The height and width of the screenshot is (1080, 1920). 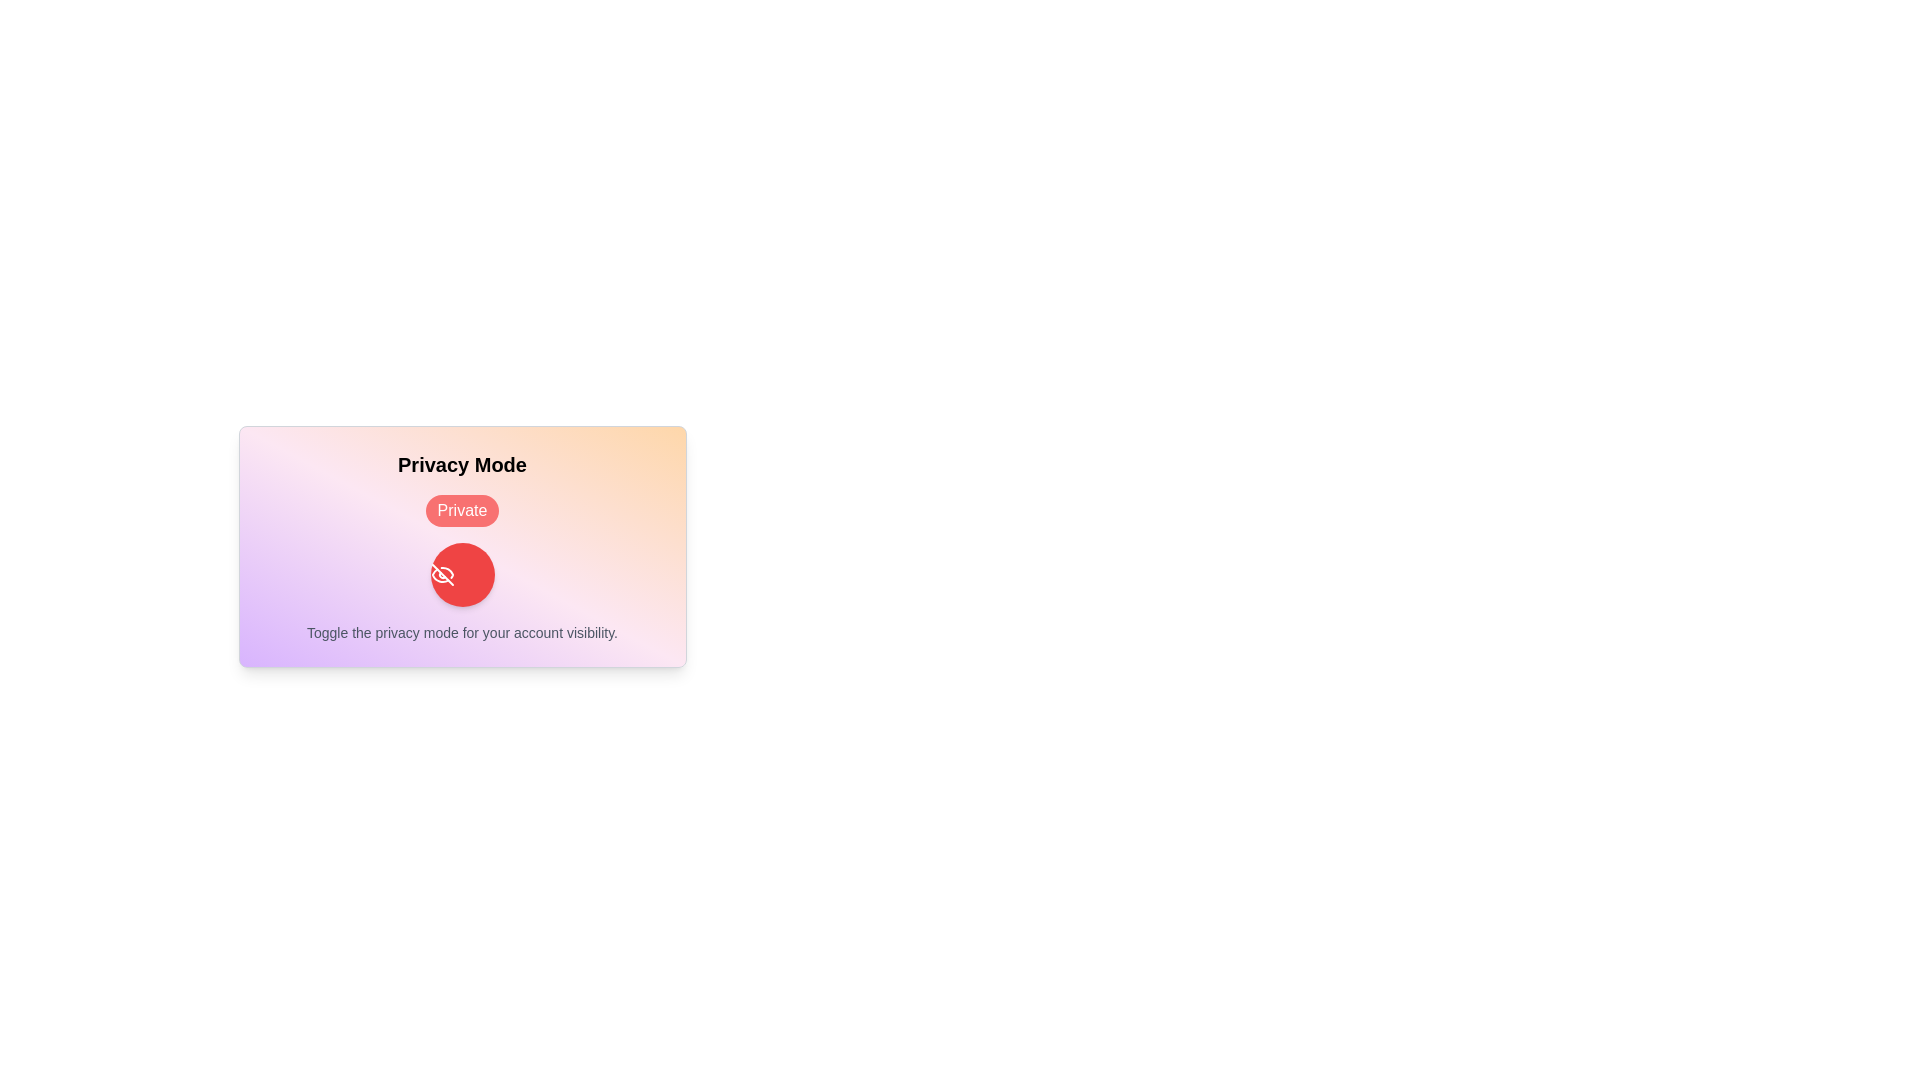 I want to click on privacy toggle button to switch the privacy mode, so click(x=461, y=574).